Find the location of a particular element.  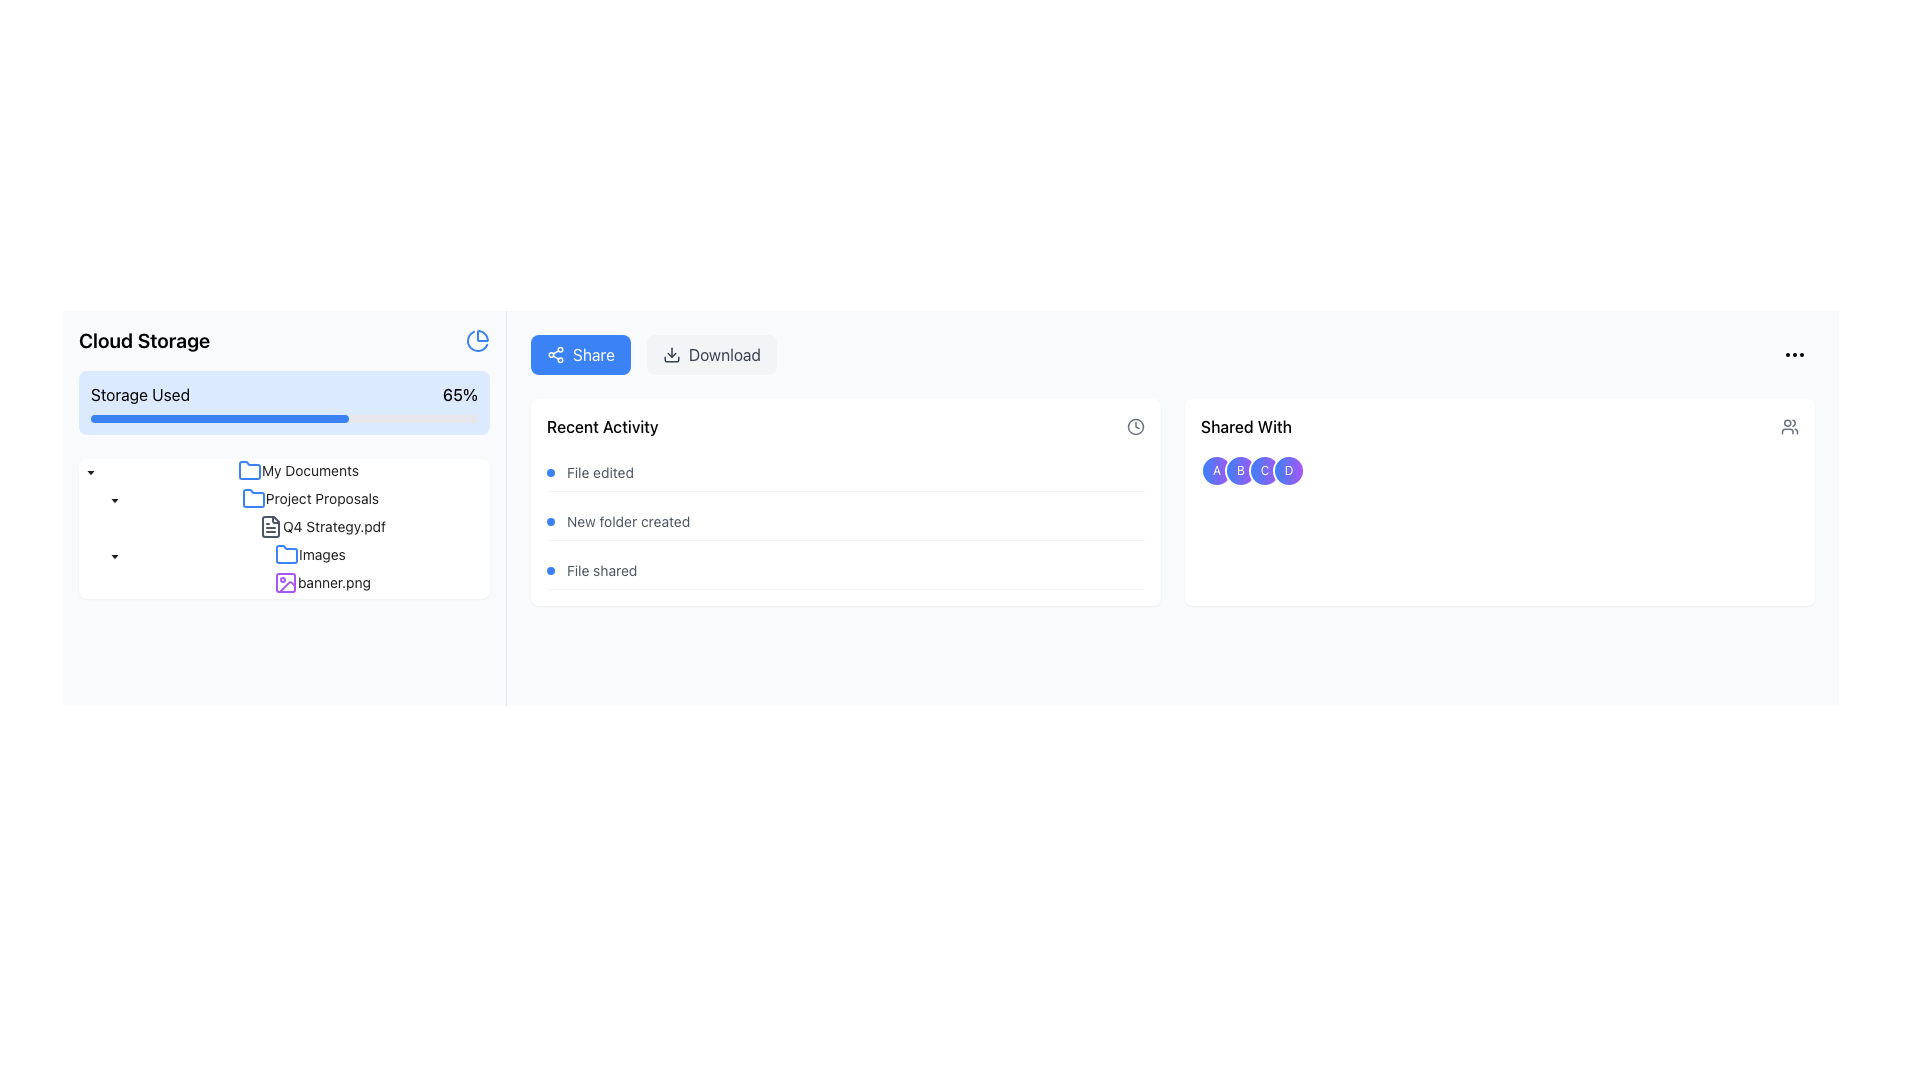

the interactive toggle icon (caret-down arrow) is located at coordinates (114, 555).